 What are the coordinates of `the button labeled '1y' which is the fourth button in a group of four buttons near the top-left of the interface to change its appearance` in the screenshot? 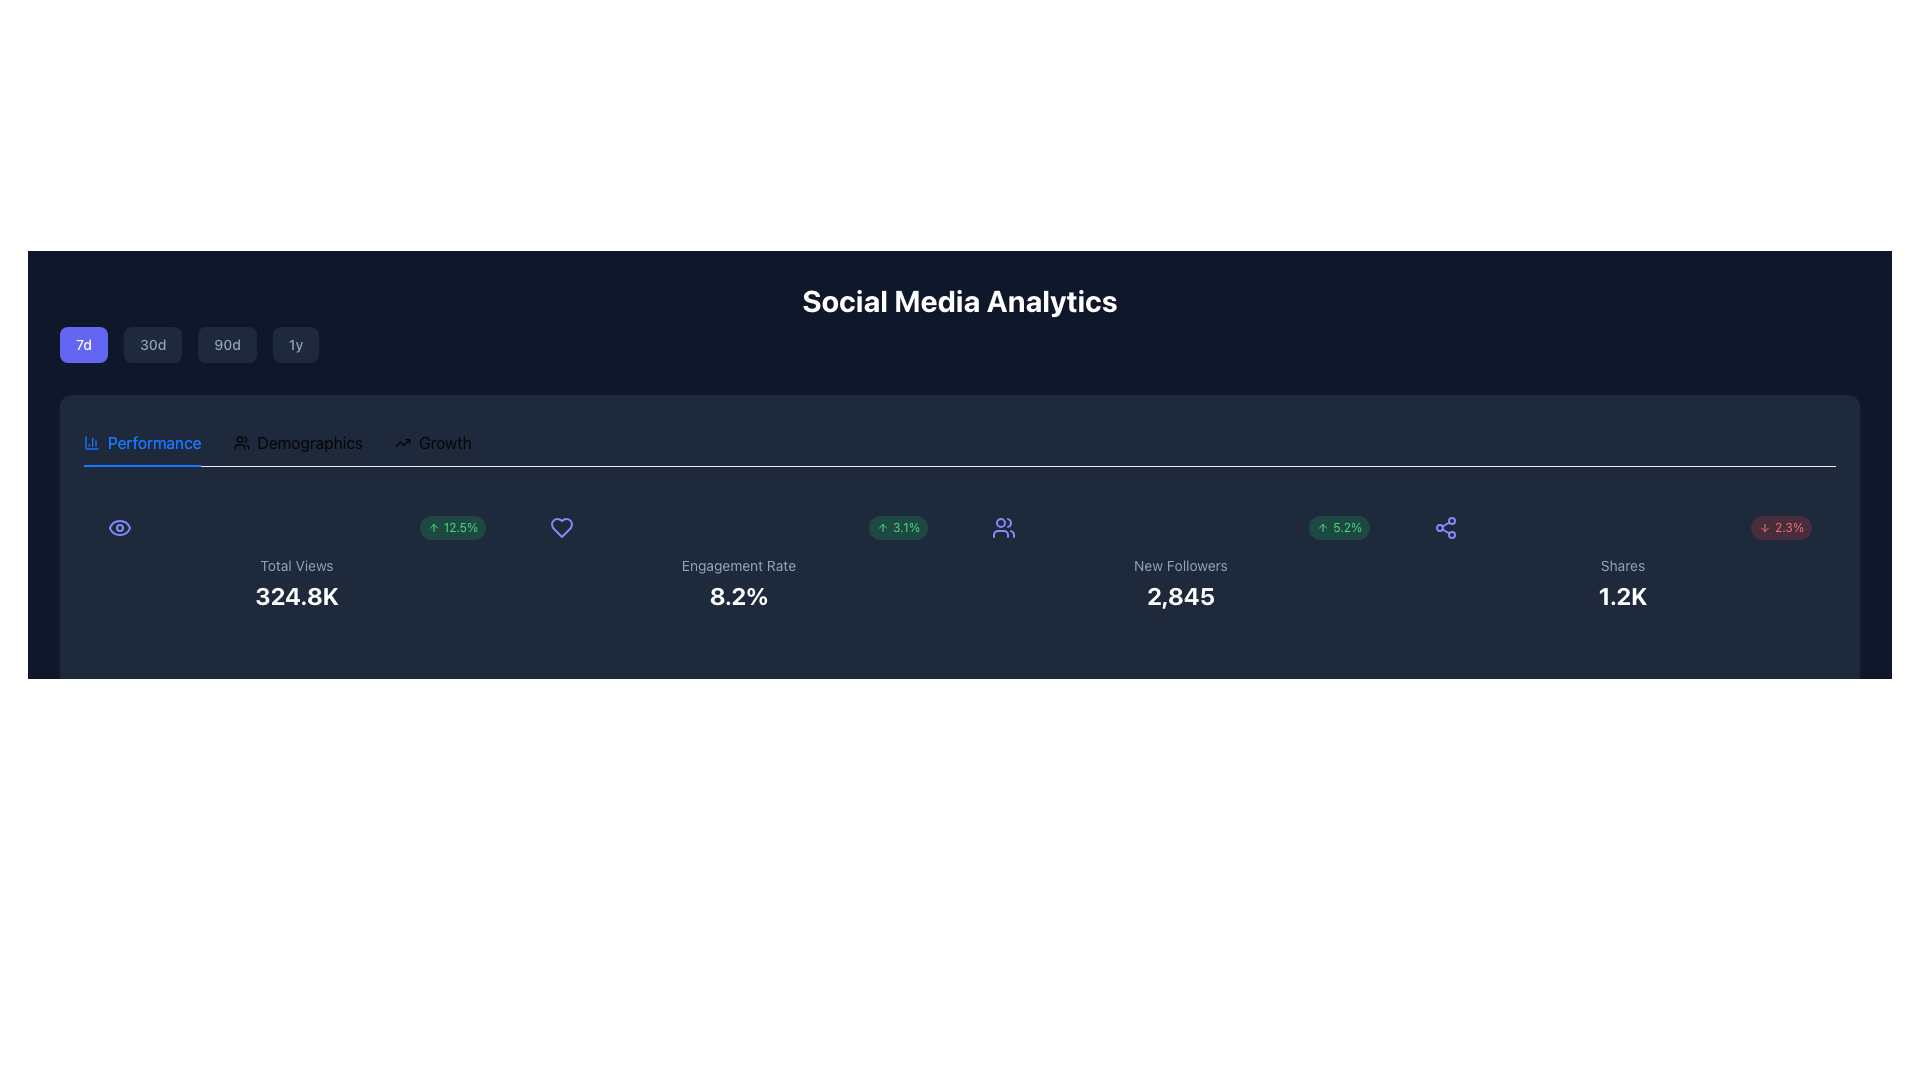 It's located at (295, 343).